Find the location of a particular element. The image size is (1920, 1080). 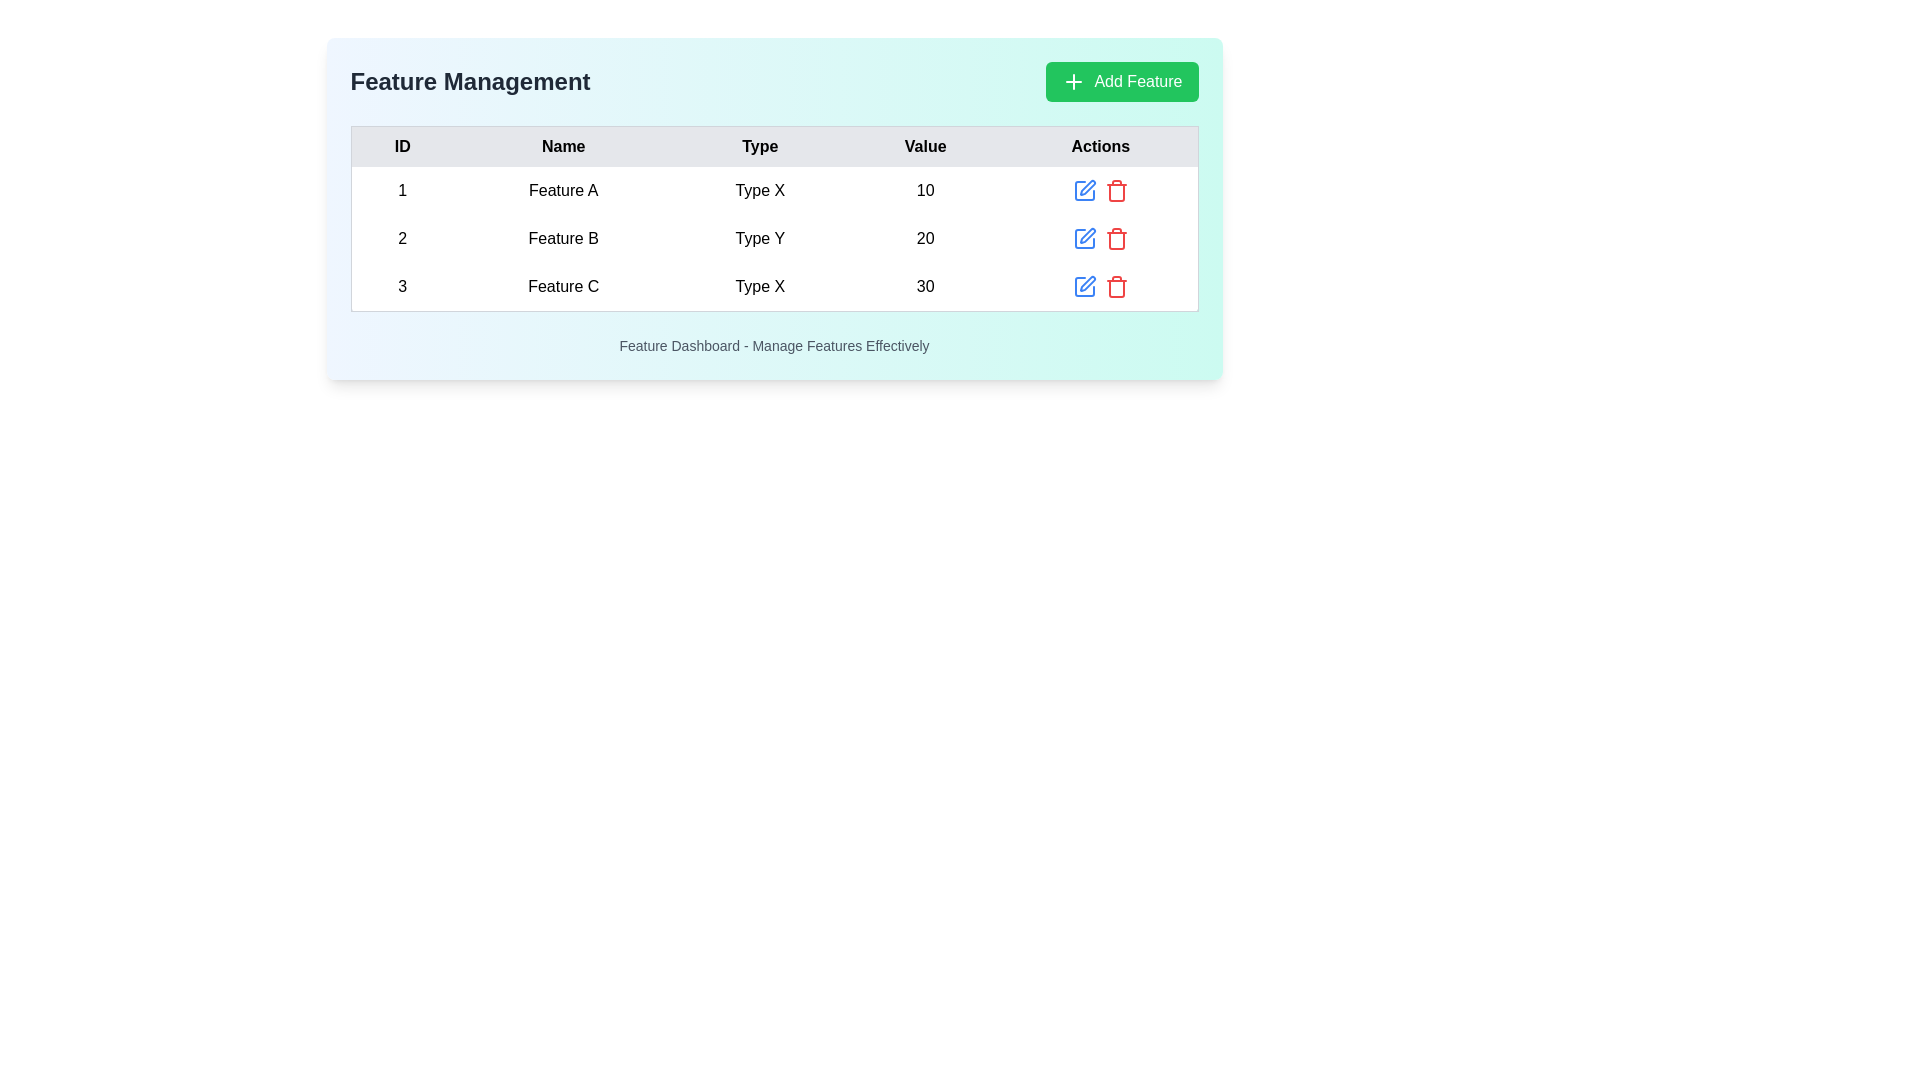

the pen-shaped icon button in the last row of the 'Actions' column, which suggests an editing or drawing action is located at coordinates (1086, 284).